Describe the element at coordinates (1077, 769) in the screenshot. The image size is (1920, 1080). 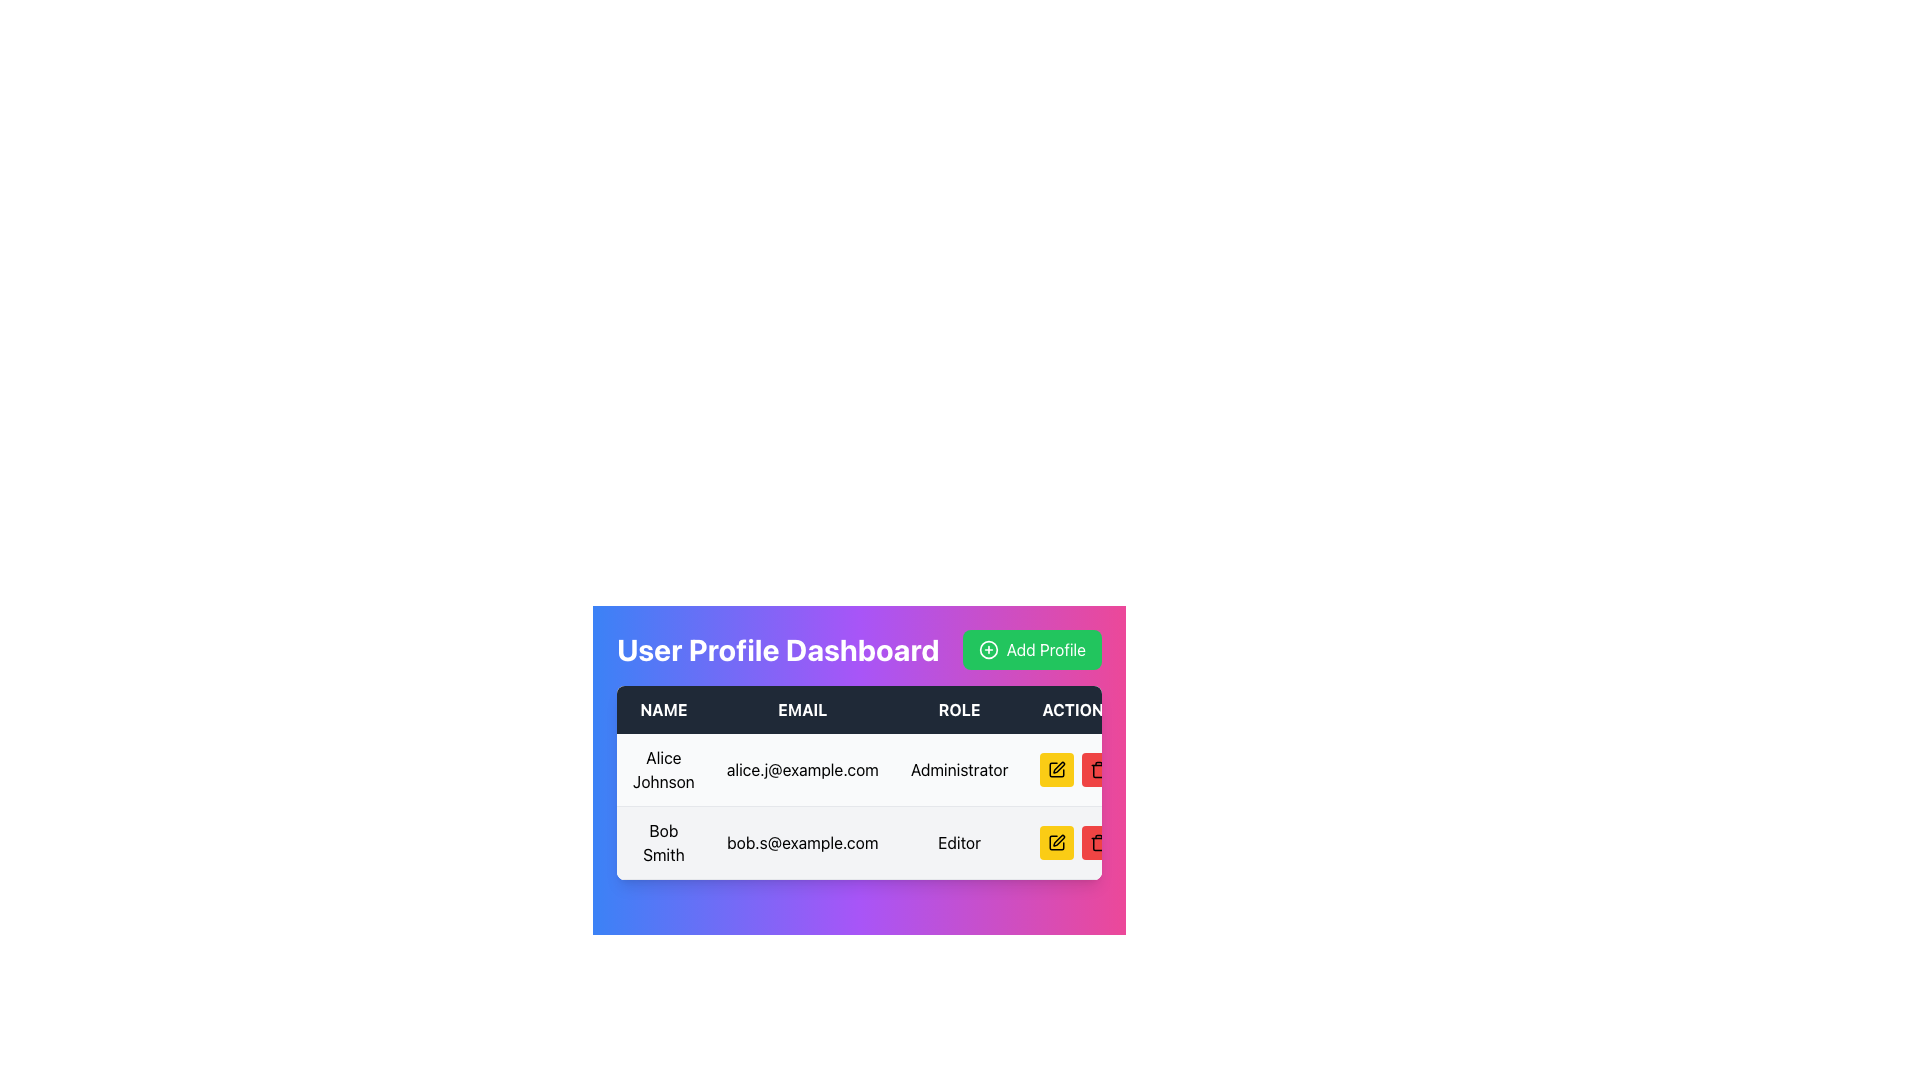
I see `the yellow square icon in the action panel for user 'Alice Johnson' to initiate an edit action` at that location.